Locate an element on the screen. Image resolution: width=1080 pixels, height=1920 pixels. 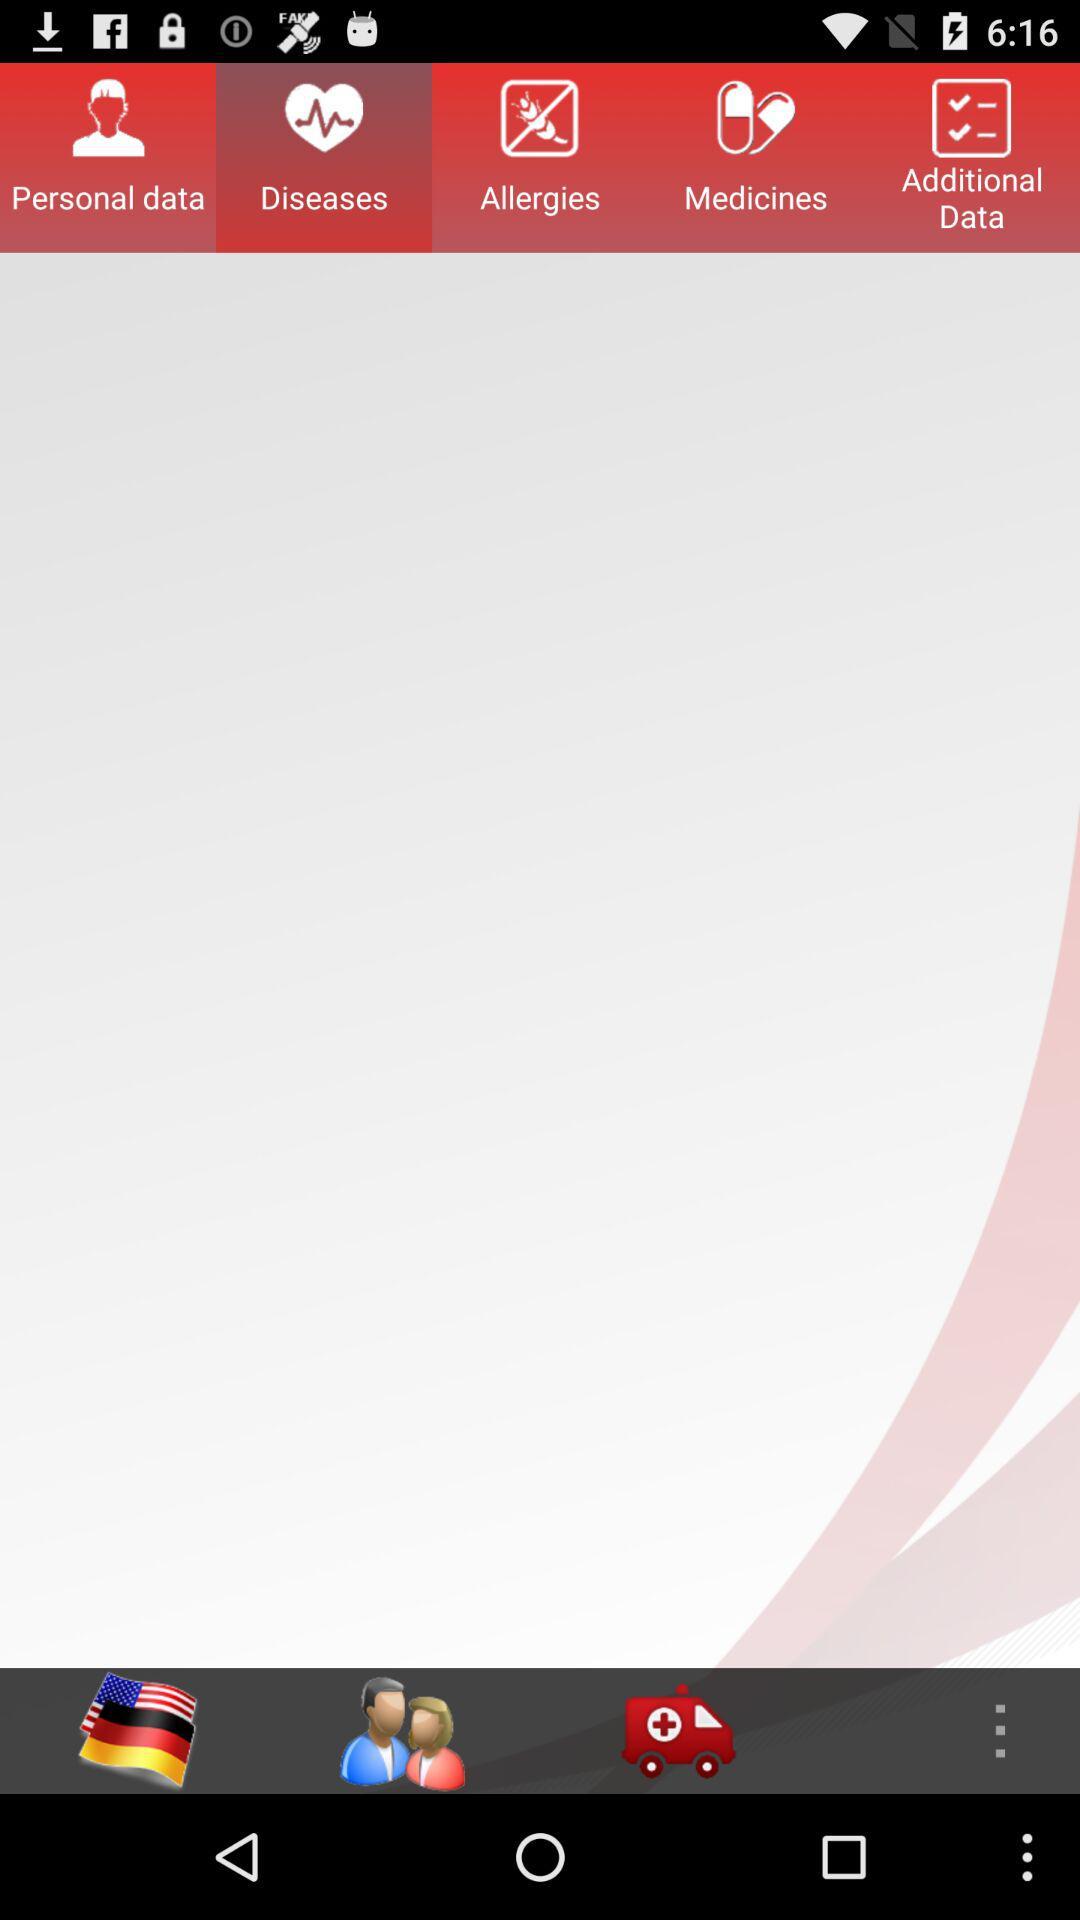
the button next to the allergies item is located at coordinates (756, 156).